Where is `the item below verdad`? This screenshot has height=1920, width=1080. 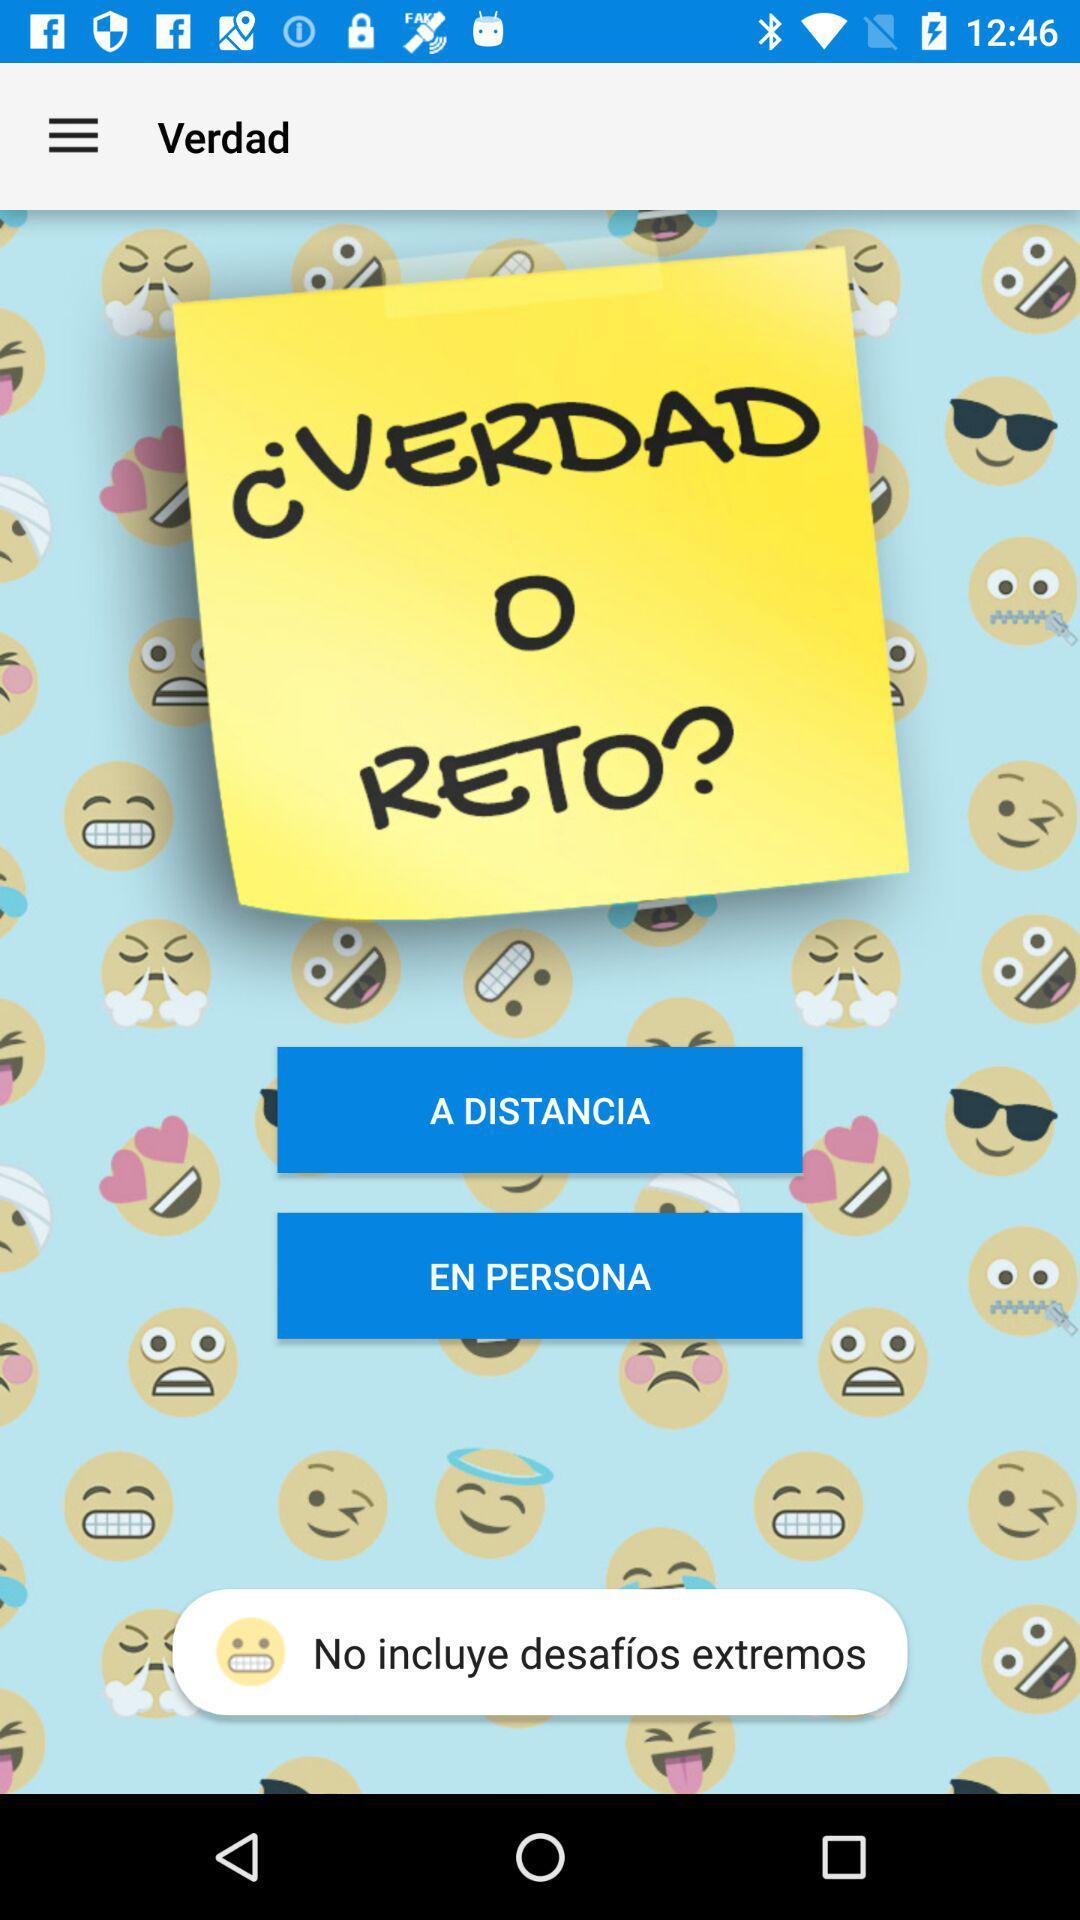
the item below verdad is located at coordinates (540, 1108).